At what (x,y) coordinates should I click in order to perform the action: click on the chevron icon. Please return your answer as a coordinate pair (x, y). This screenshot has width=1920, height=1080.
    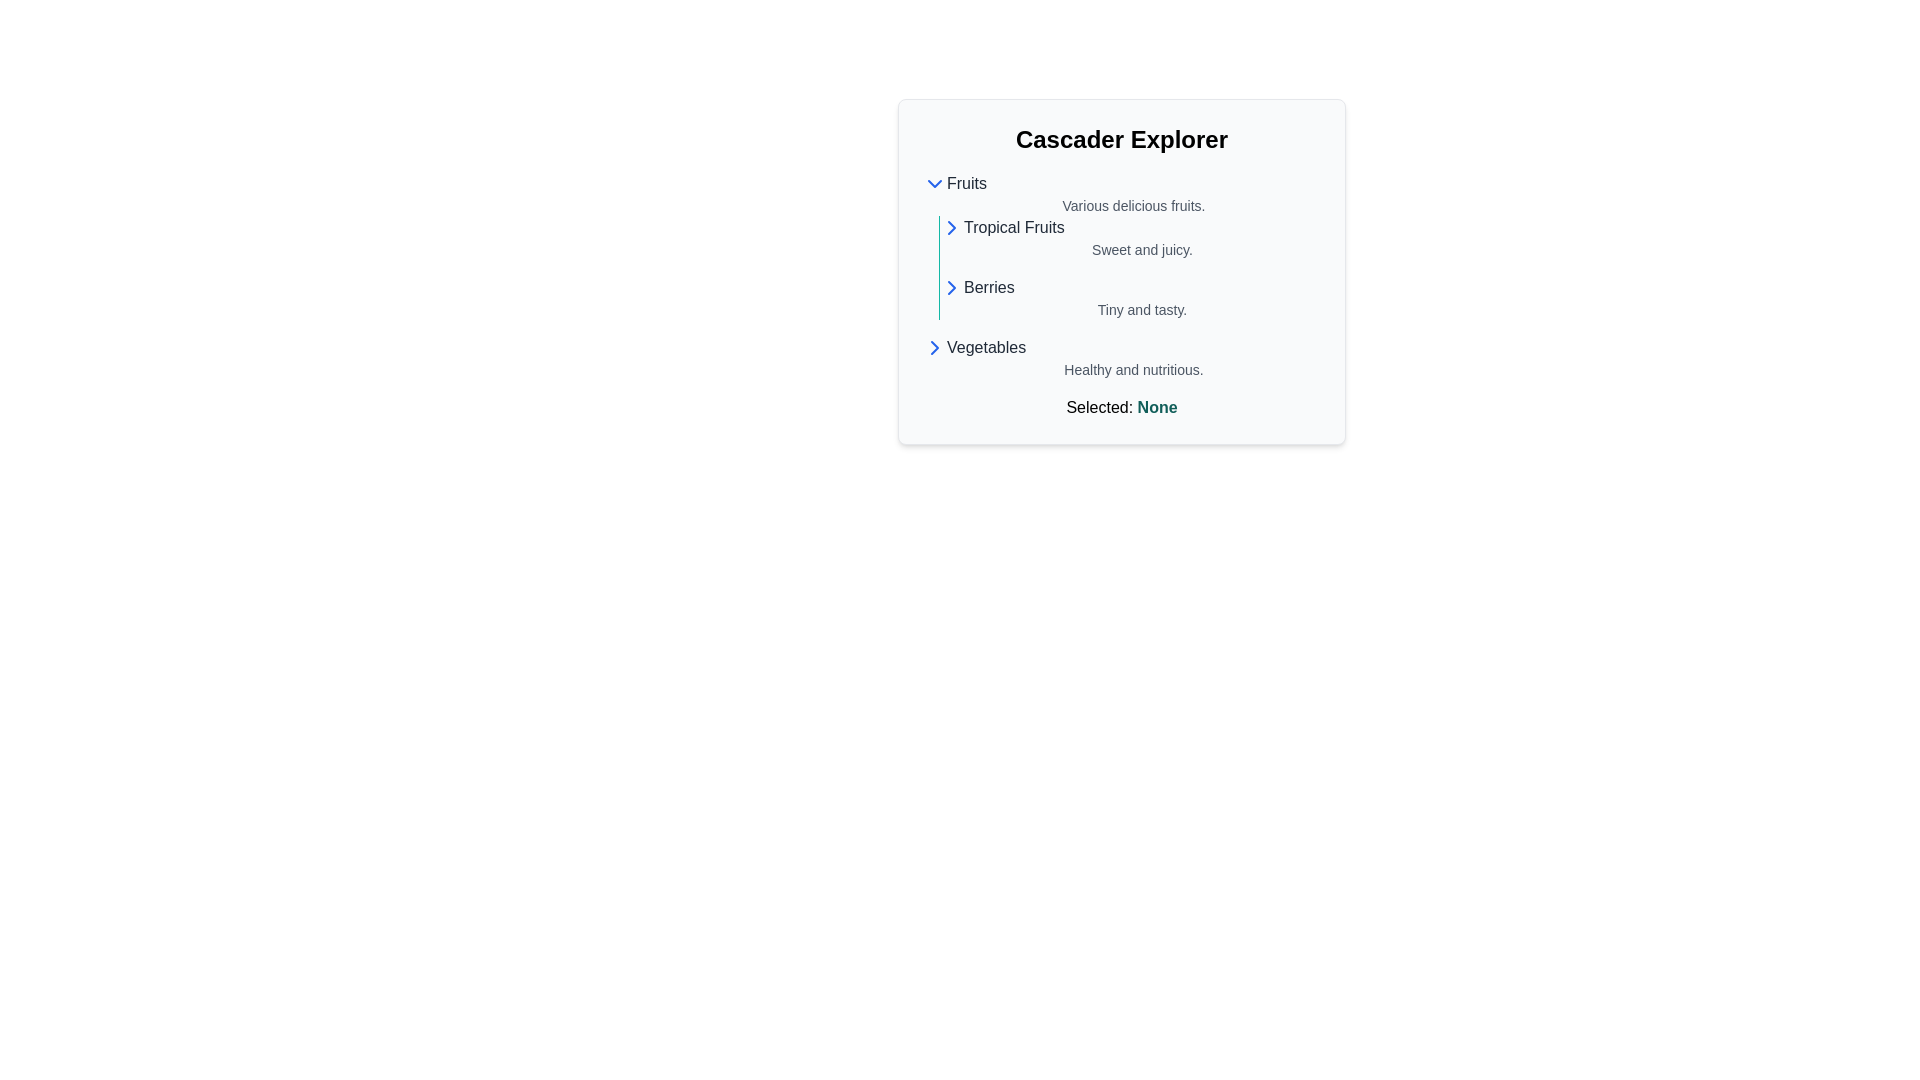
    Looking at the image, I should click on (950, 226).